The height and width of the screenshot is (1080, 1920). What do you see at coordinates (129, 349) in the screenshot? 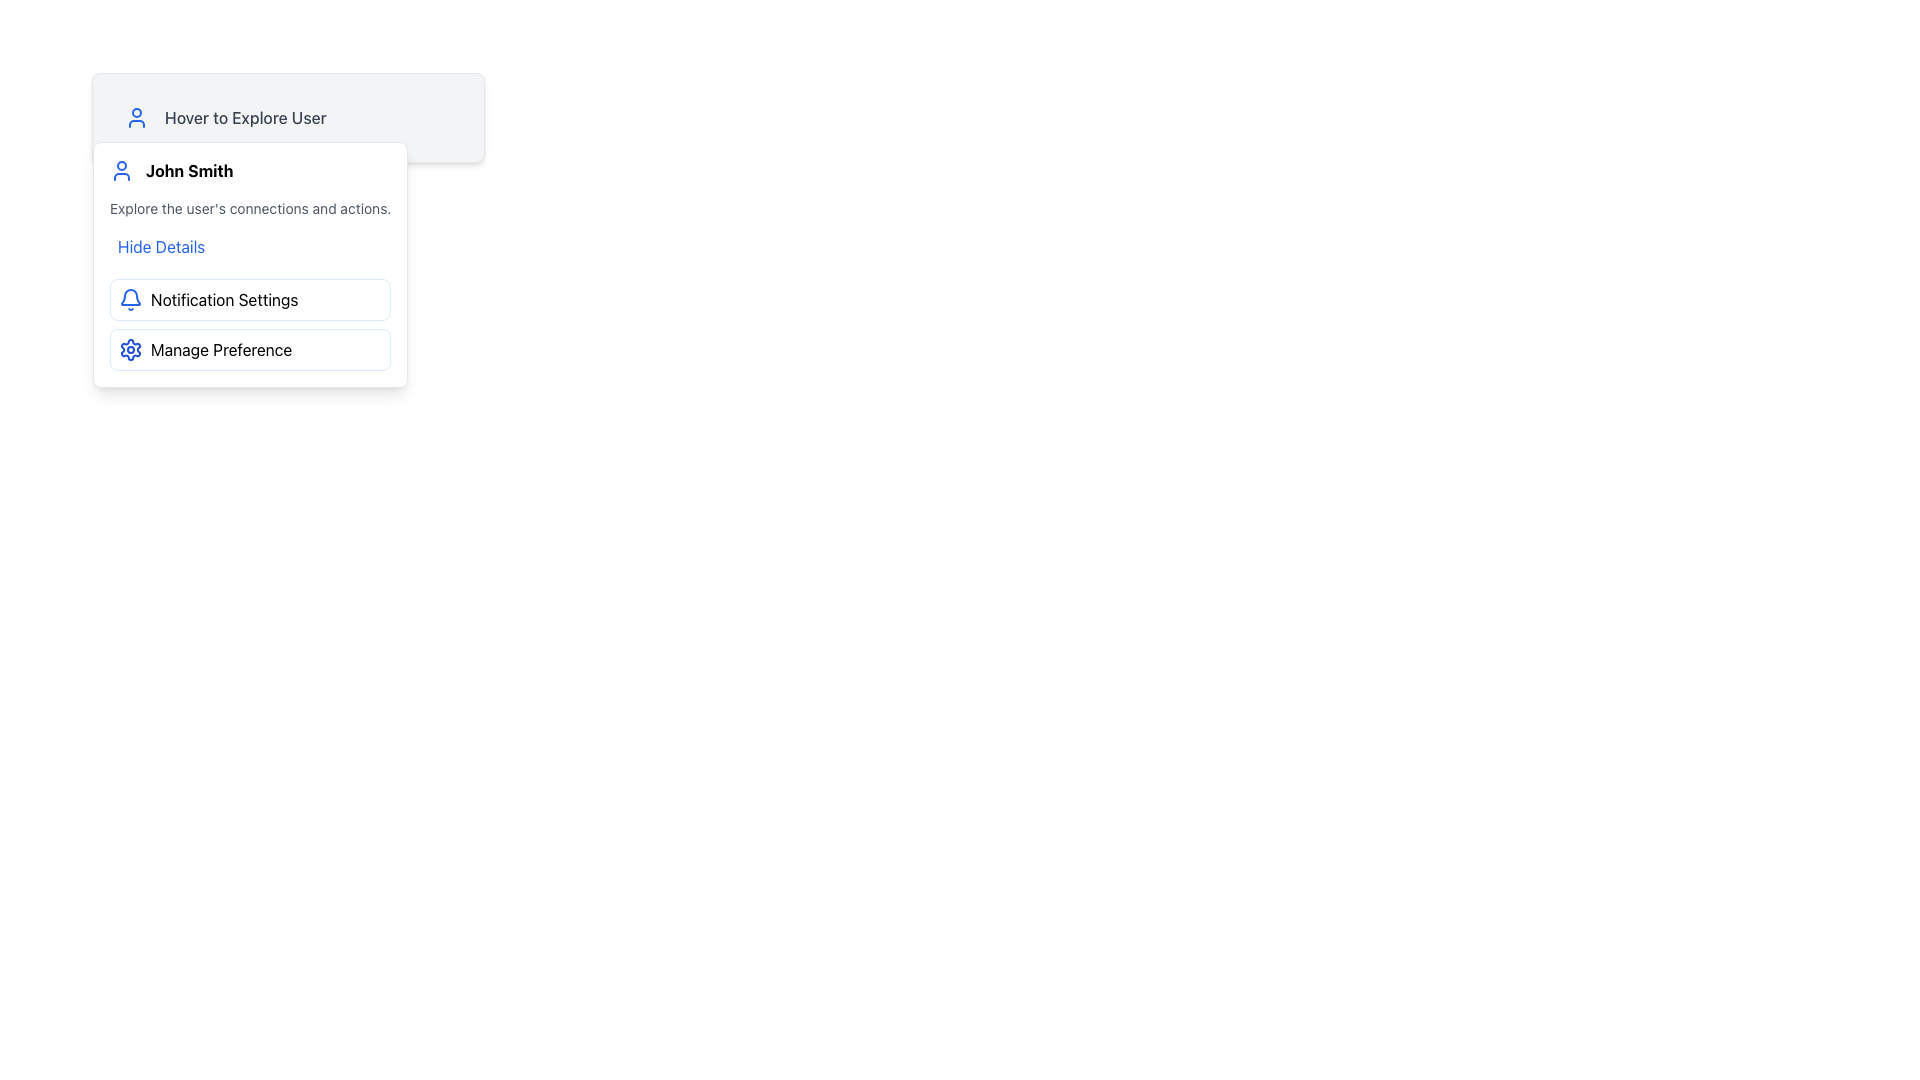
I see `the gear icon representing settings or configuration options, located centrally near the bottom of the pop-up menu under the 'Manage Preference' option` at bounding box center [129, 349].